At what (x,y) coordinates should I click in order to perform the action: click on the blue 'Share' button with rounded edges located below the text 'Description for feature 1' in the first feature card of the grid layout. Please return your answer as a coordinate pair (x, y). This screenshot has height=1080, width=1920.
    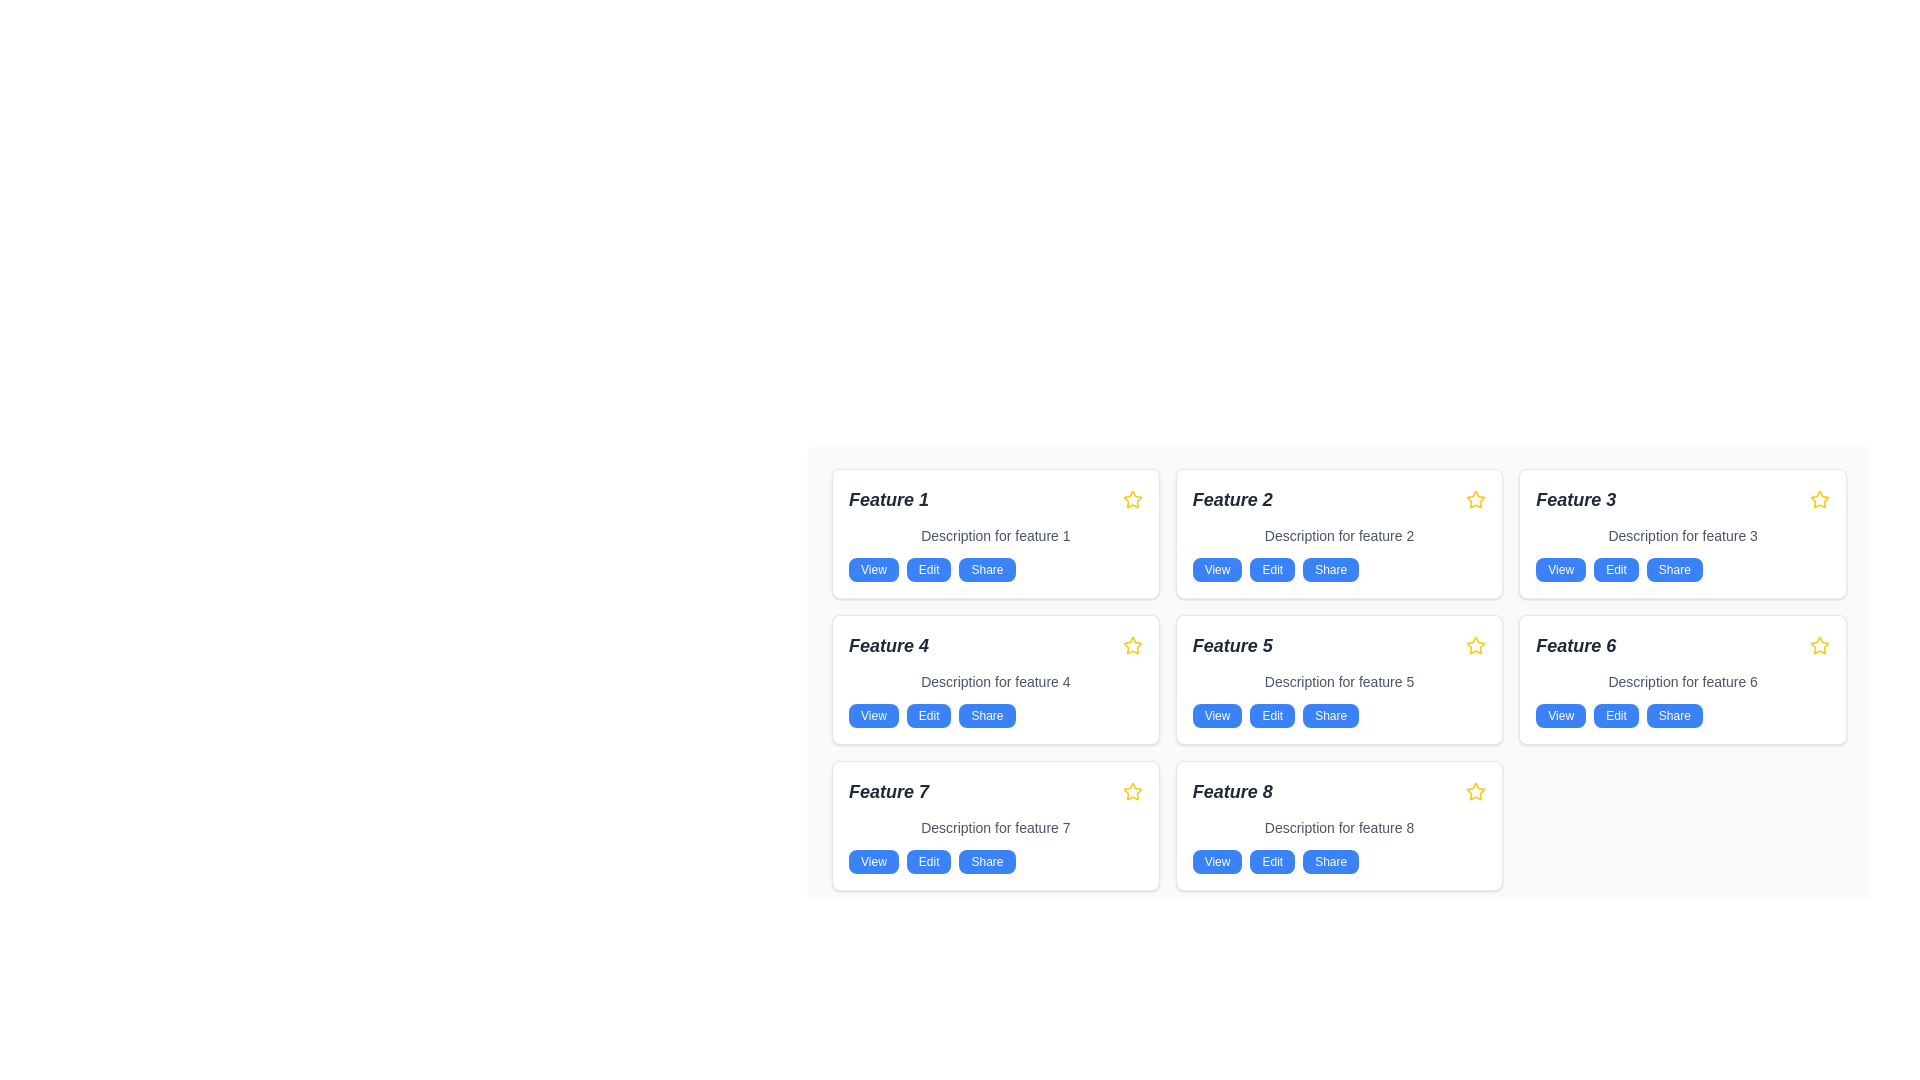
    Looking at the image, I should click on (995, 570).